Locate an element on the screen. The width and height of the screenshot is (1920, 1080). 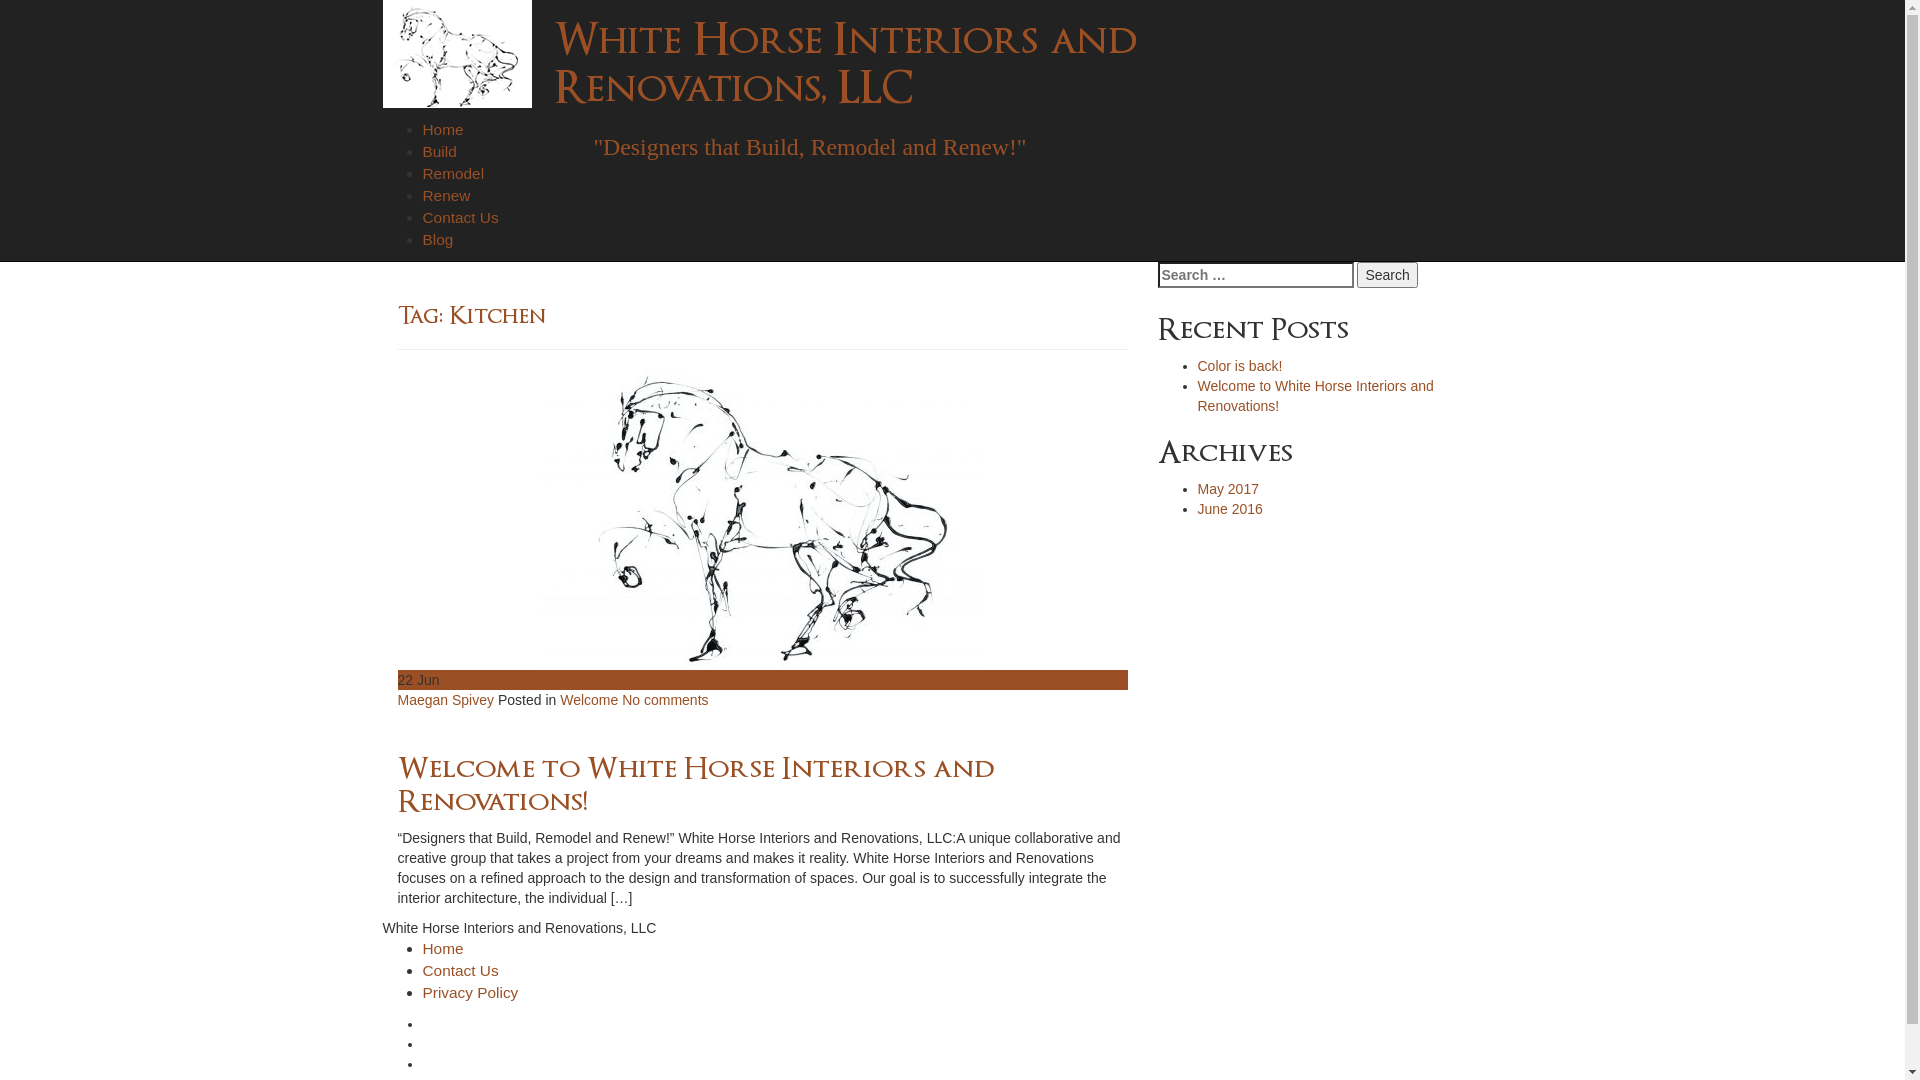
'Remodel' is located at coordinates (421, 172).